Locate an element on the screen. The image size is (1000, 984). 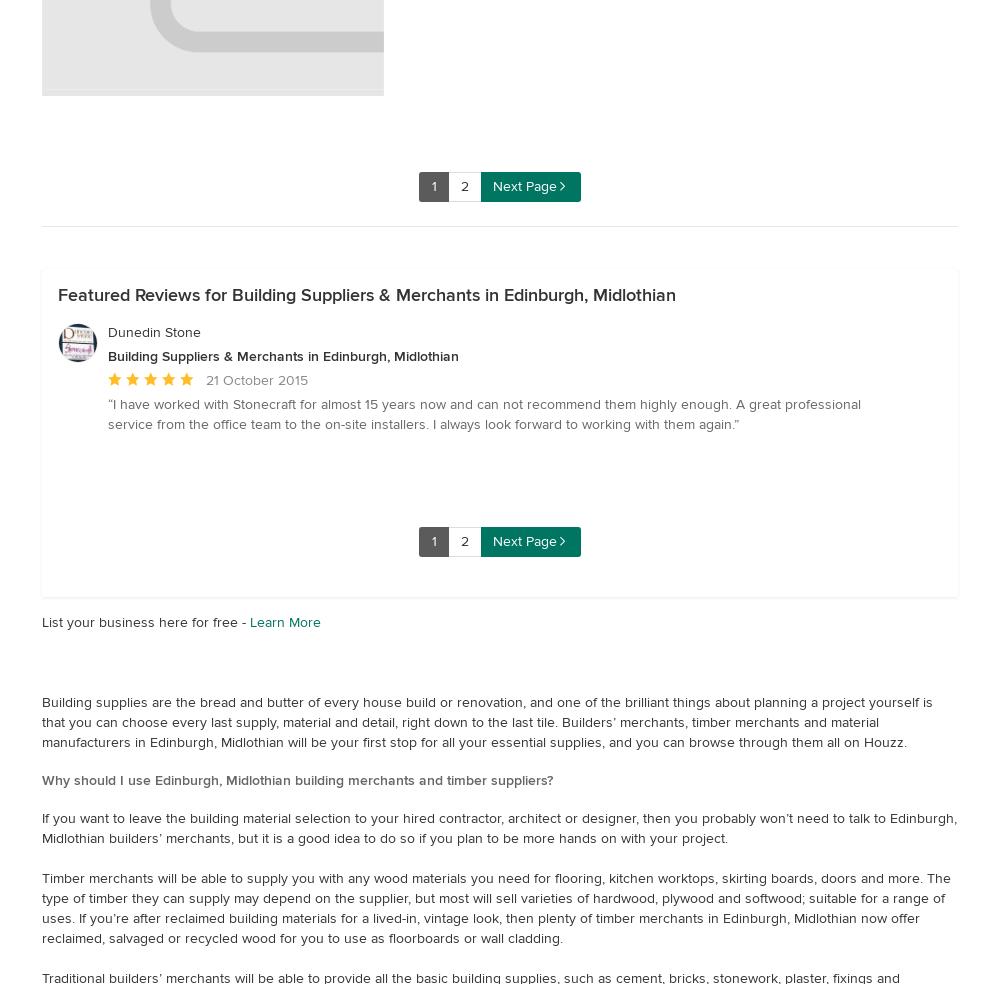
'Dunedin Stone' is located at coordinates (154, 330).